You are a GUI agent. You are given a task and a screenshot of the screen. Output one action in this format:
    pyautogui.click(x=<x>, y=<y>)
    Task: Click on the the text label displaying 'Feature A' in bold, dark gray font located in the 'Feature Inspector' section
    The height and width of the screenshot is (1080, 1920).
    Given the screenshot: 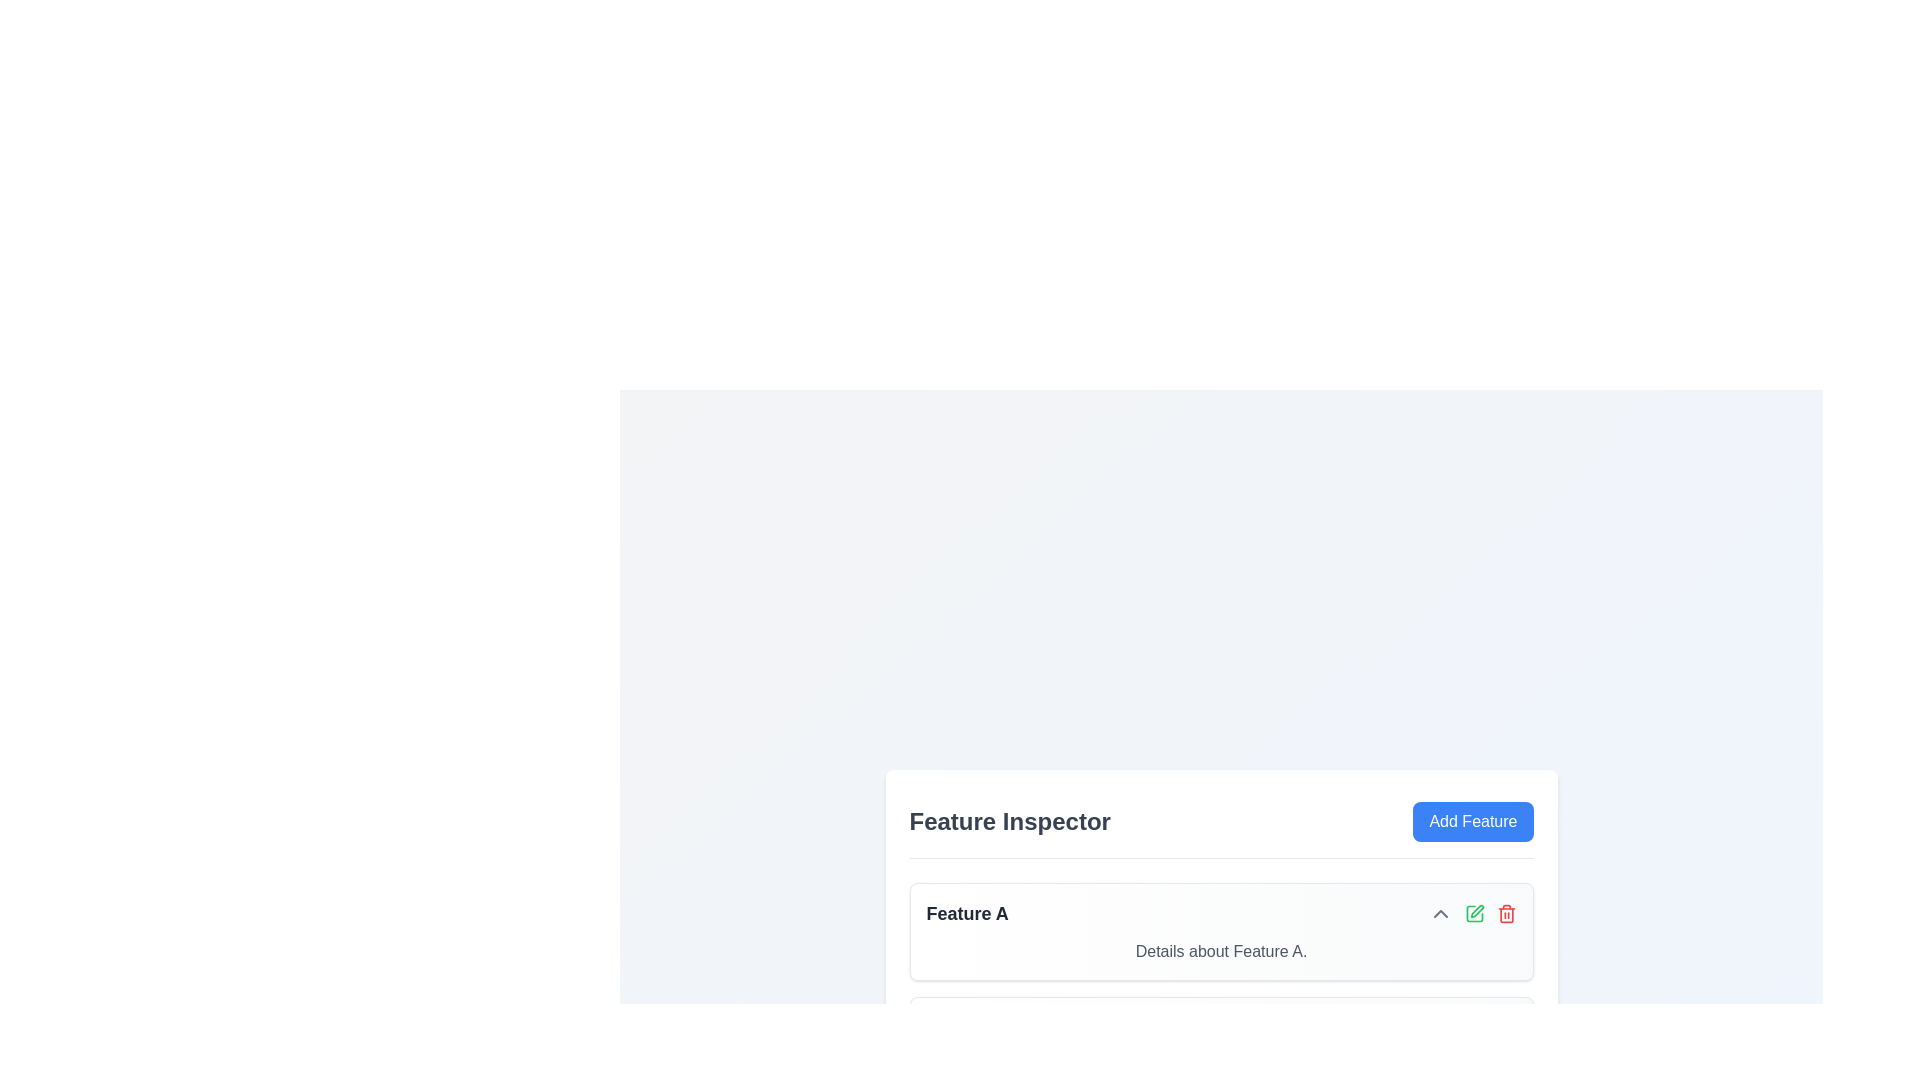 What is the action you would take?
    pyautogui.click(x=967, y=913)
    